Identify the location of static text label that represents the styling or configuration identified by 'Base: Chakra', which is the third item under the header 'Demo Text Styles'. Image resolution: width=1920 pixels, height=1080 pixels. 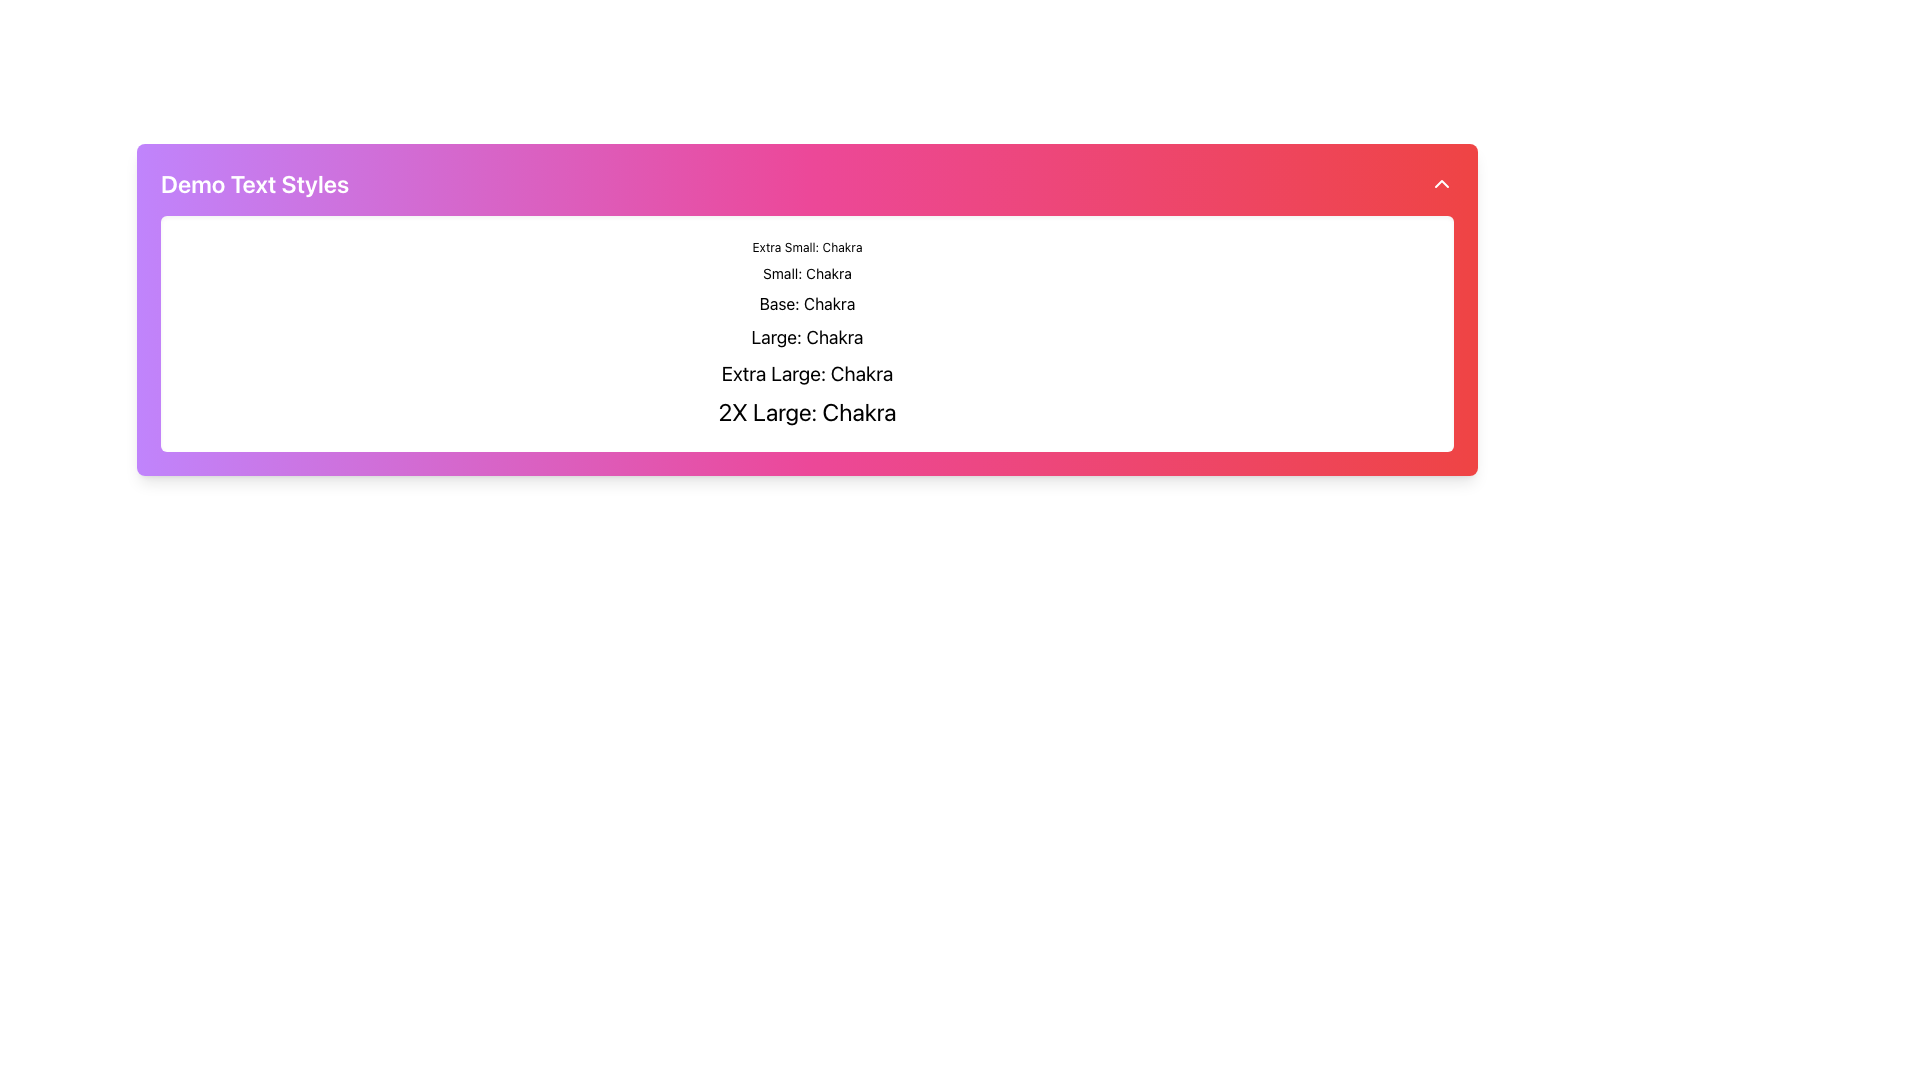
(807, 304).